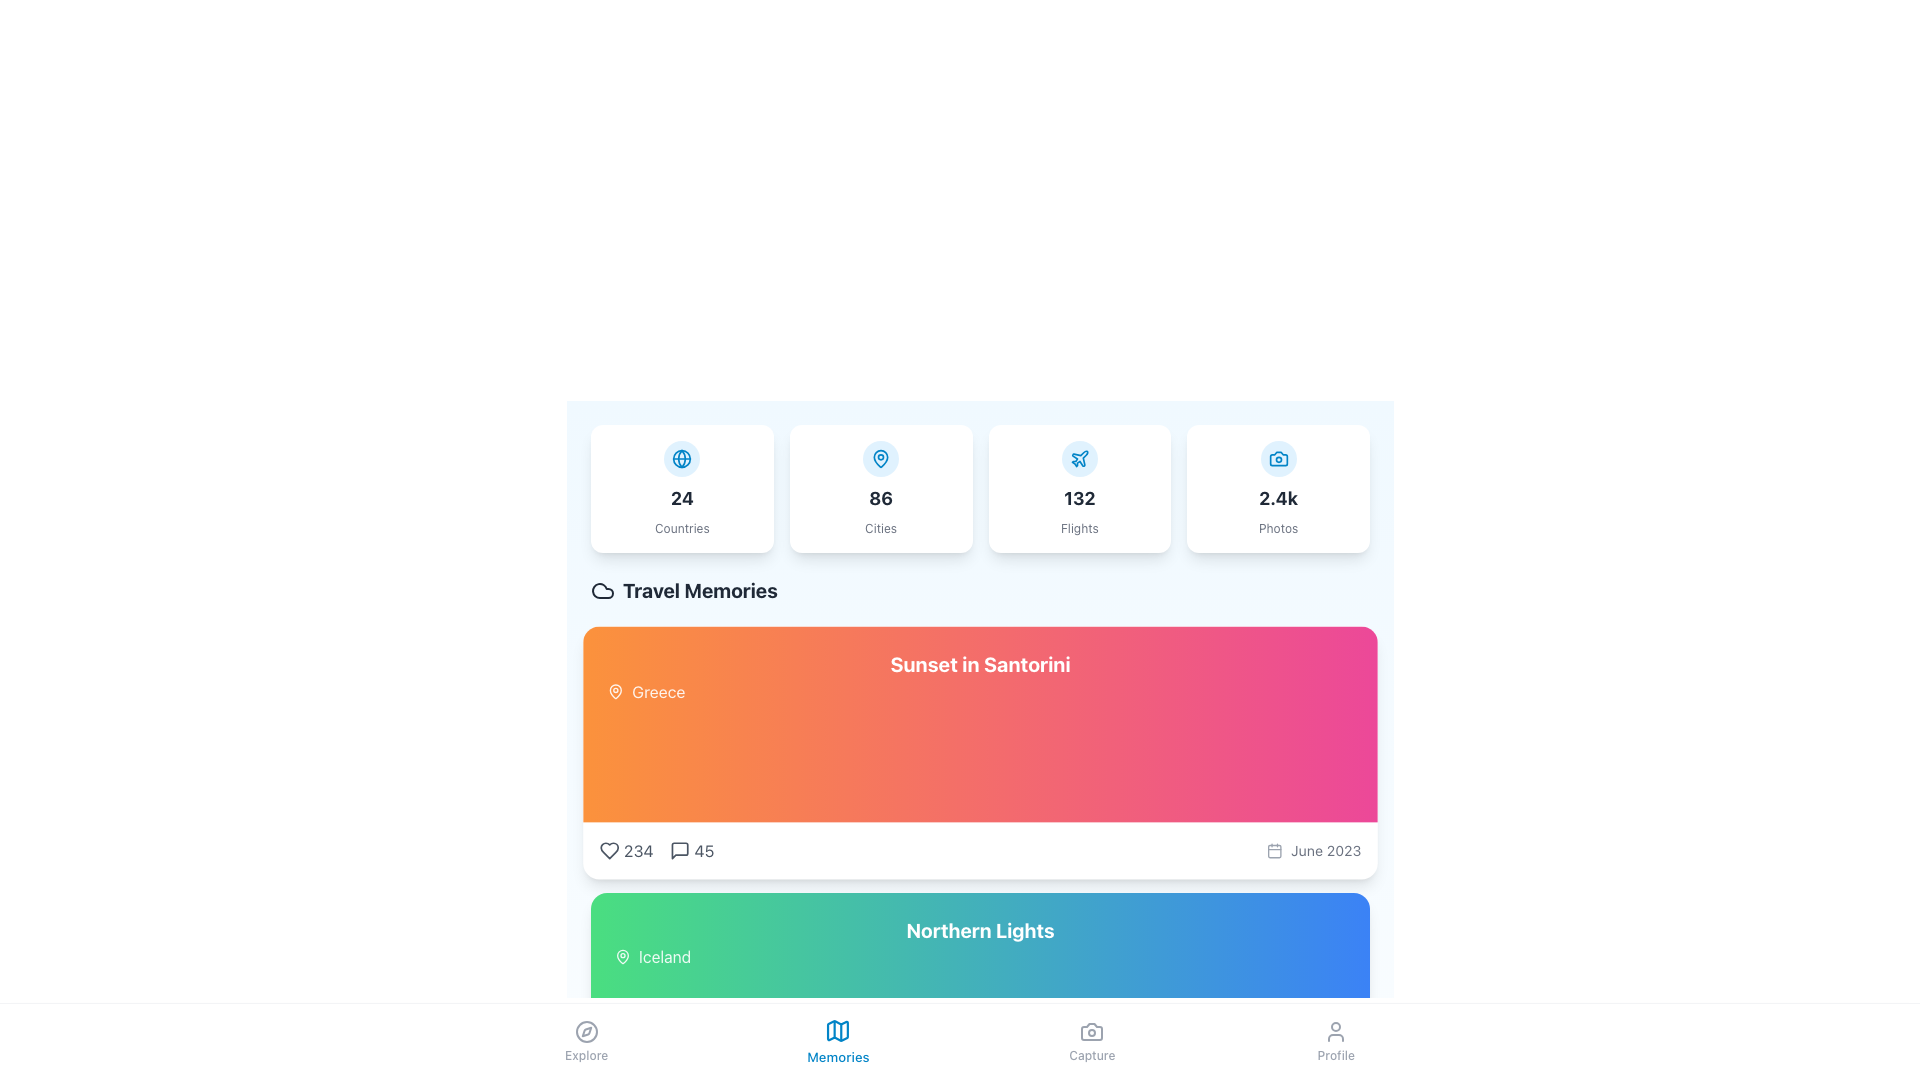  I want to click on the Icon button representing photos or photography located at the top of the card displaying '2.4k Photos', so click(1277, 459).